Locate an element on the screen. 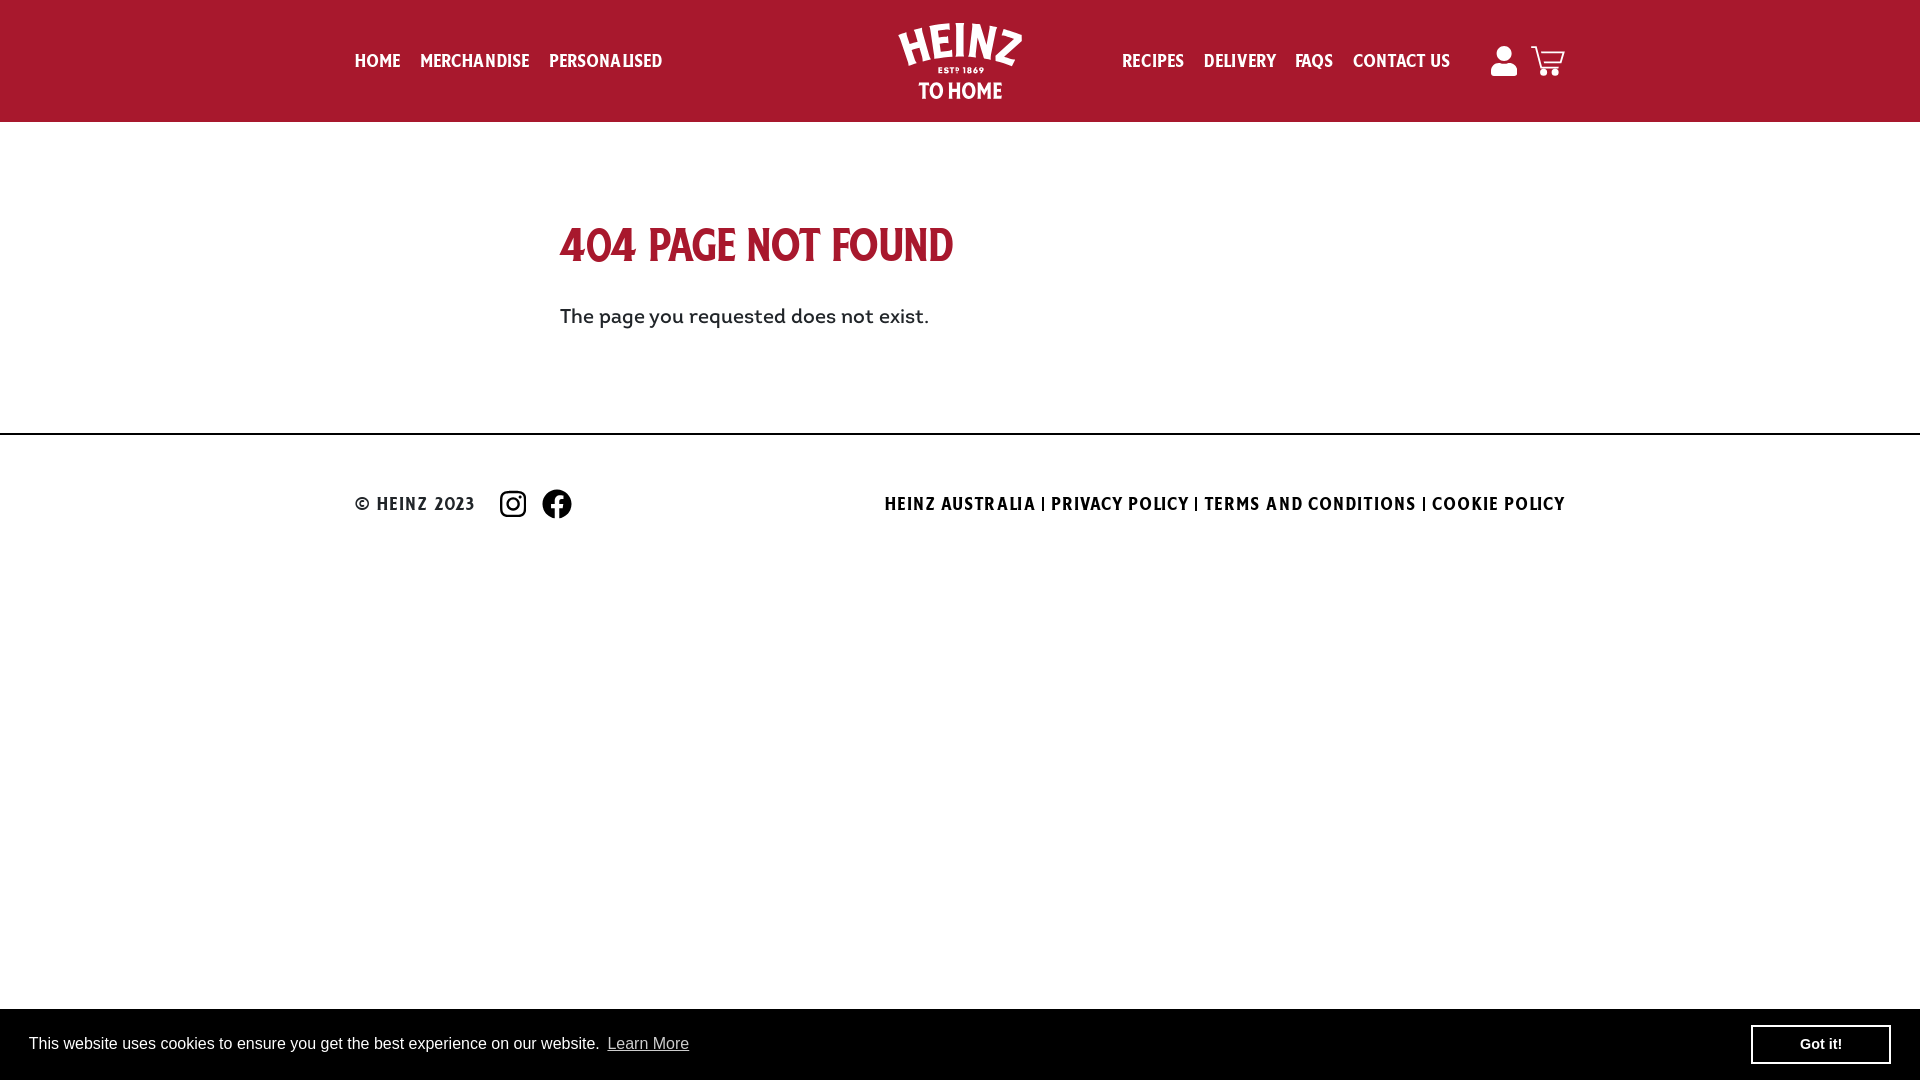  'Got it!' is located at coordinates (1820, 1043).